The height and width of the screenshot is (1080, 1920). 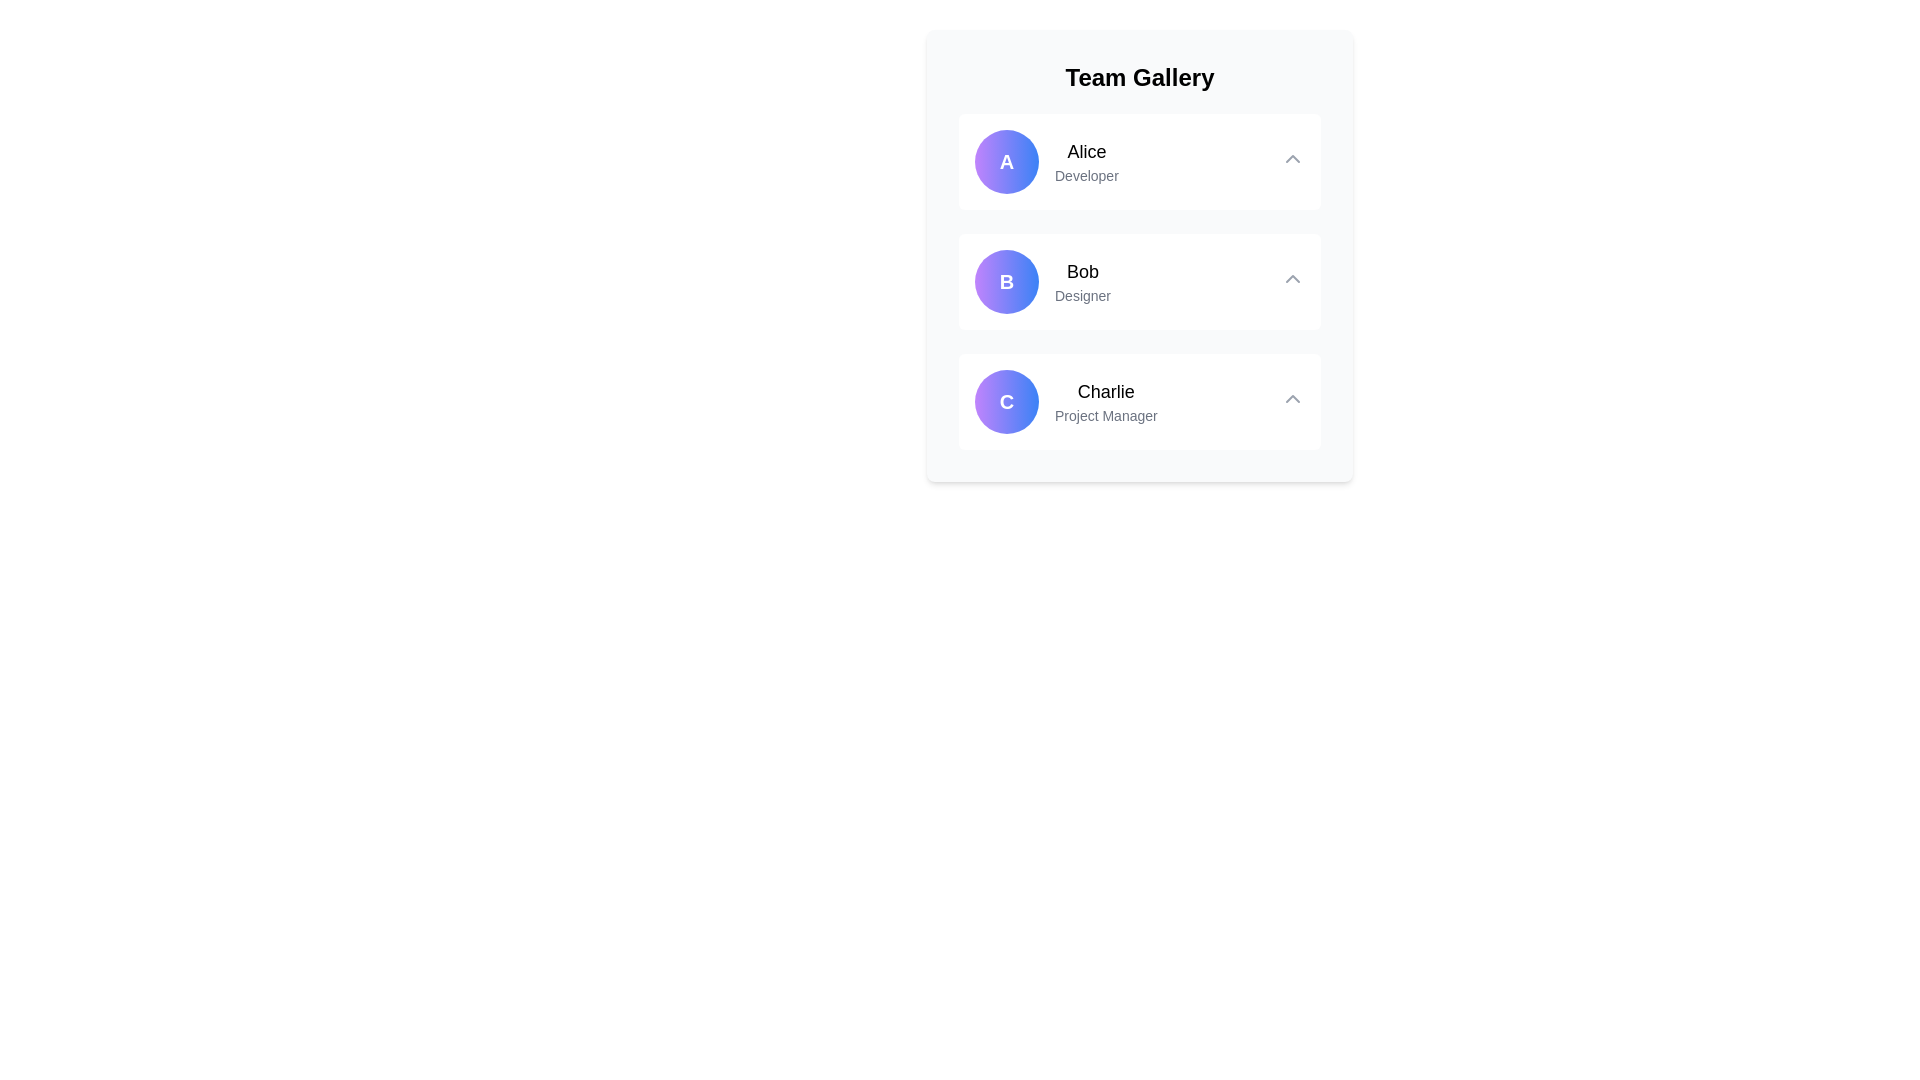 I want to click on the Profile card featuring a light background, rounded corners, and a vibrant circular avatar with the letter 'A', located in the Team Gallery section, so click(x=1140, y=161).